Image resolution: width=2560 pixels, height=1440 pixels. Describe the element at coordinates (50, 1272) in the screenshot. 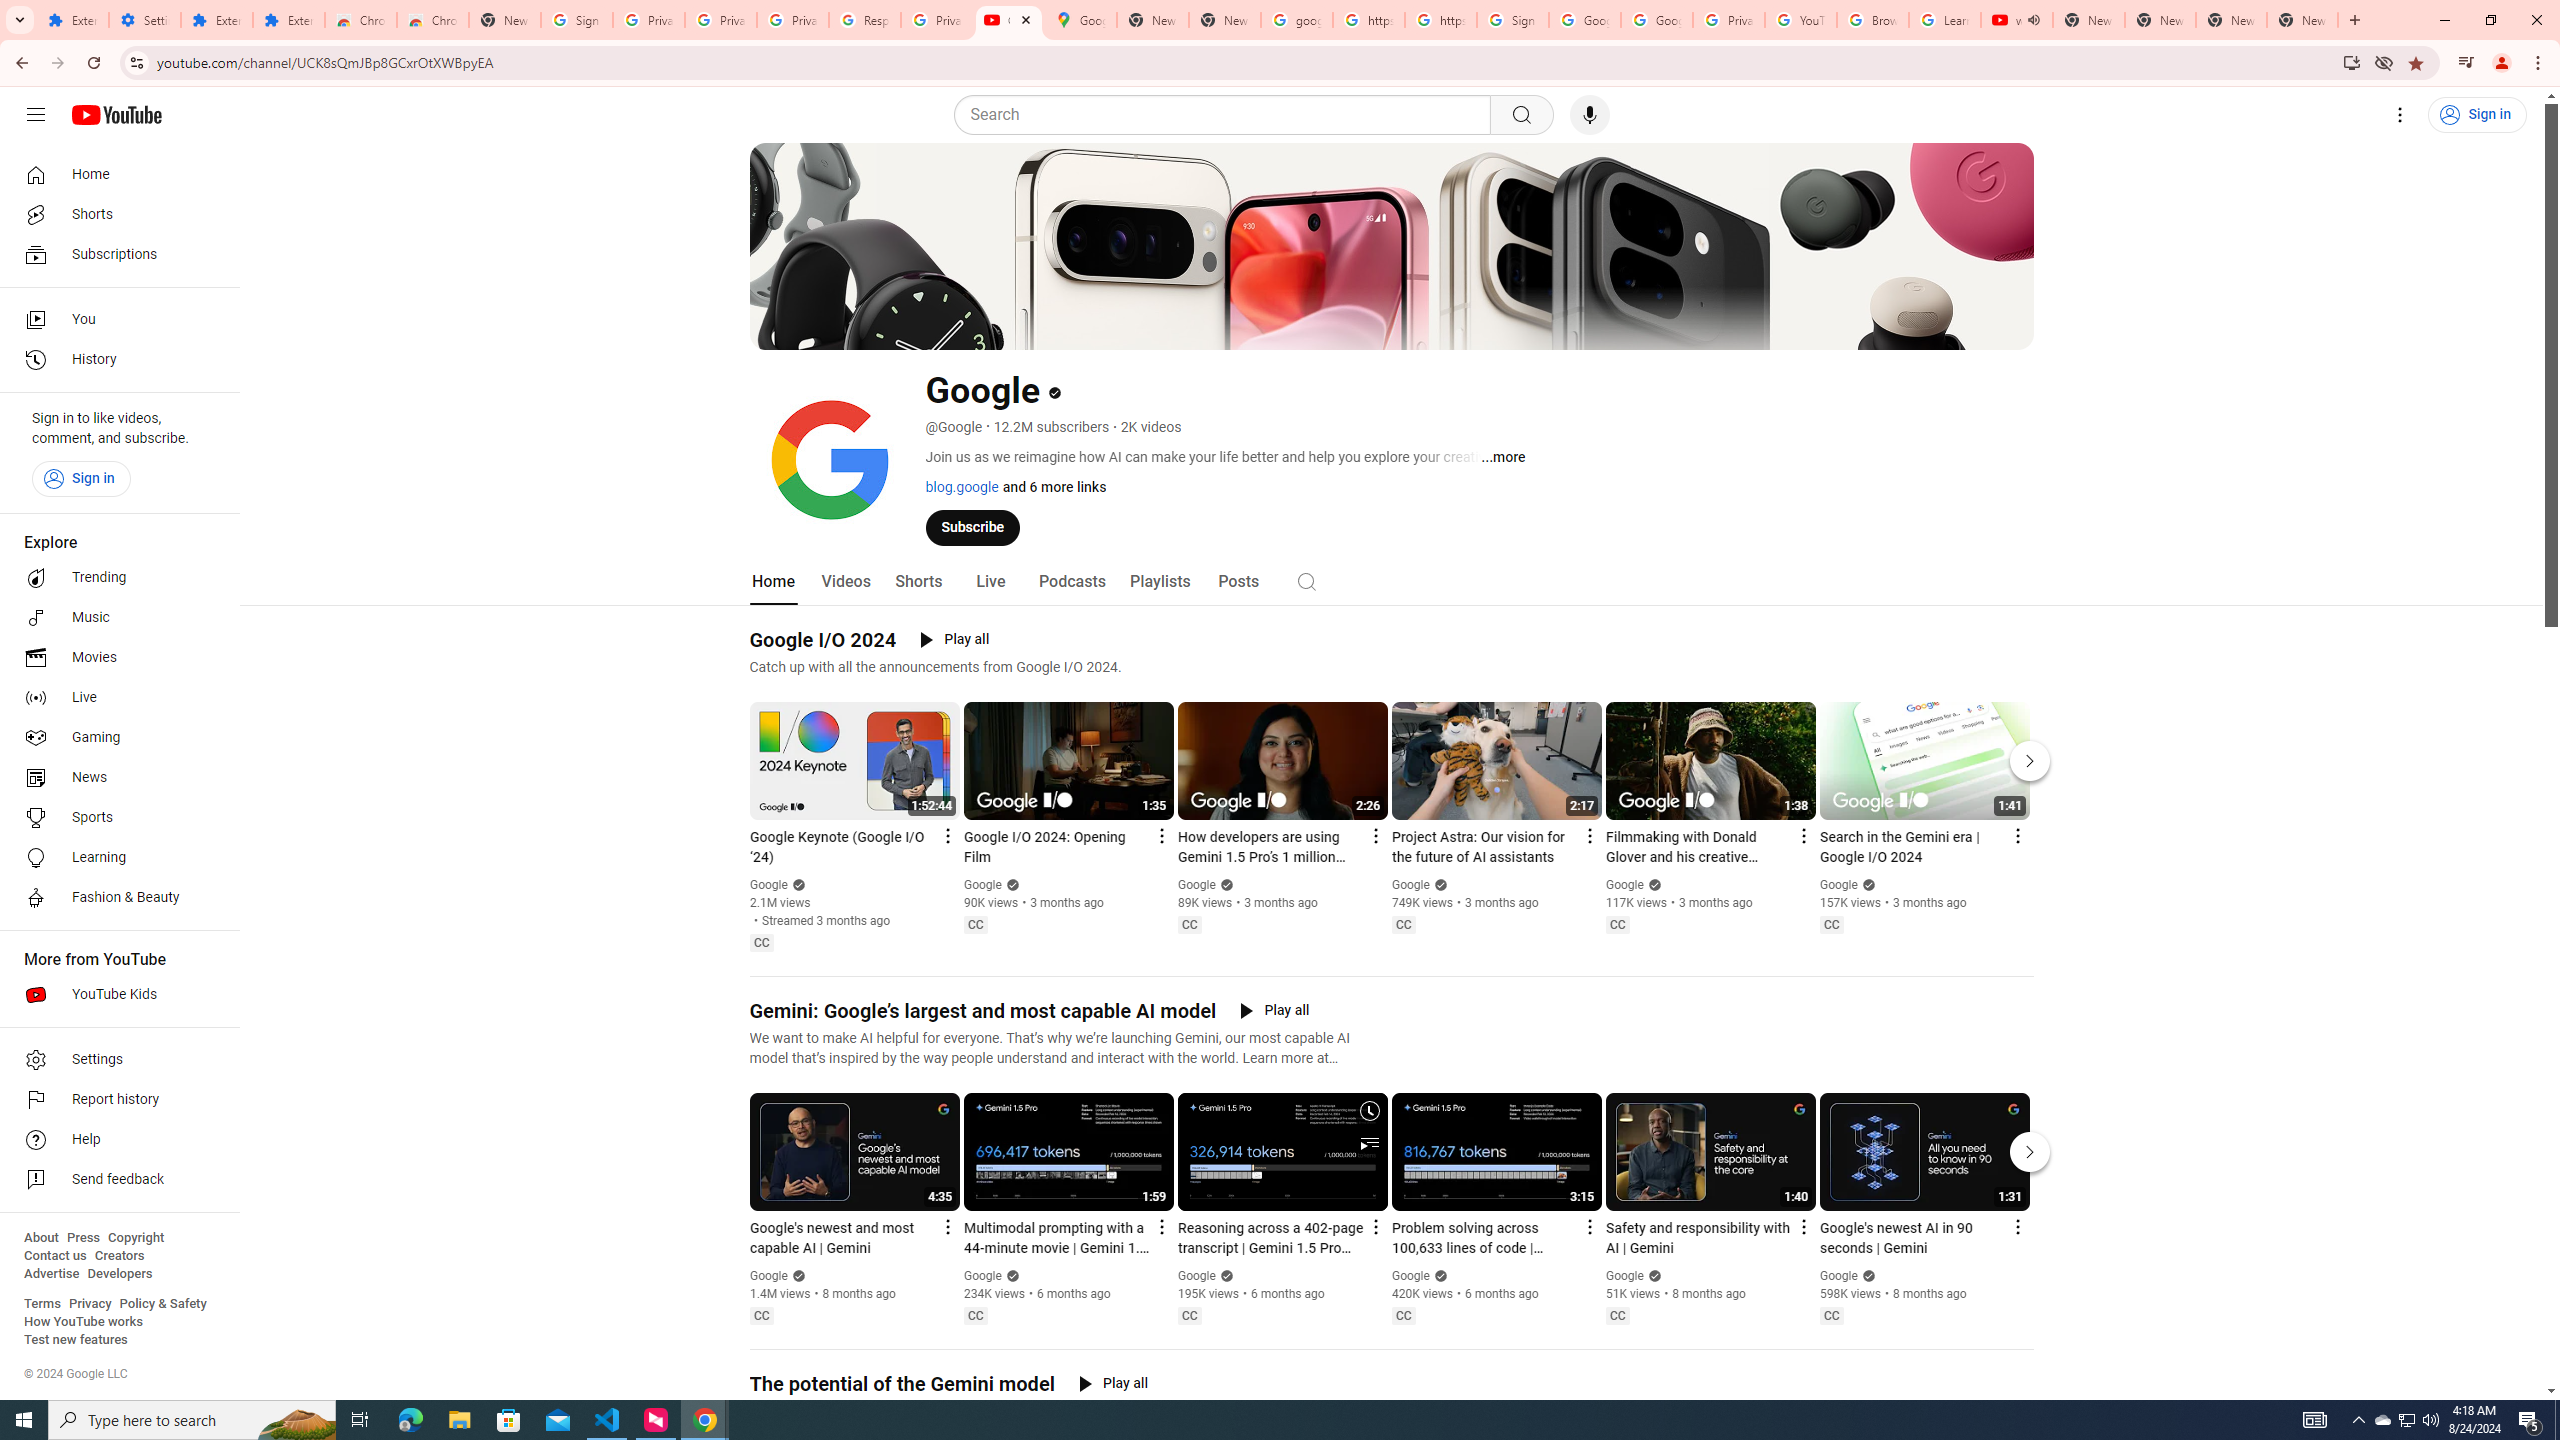

I see `'Advertise'` at that location.